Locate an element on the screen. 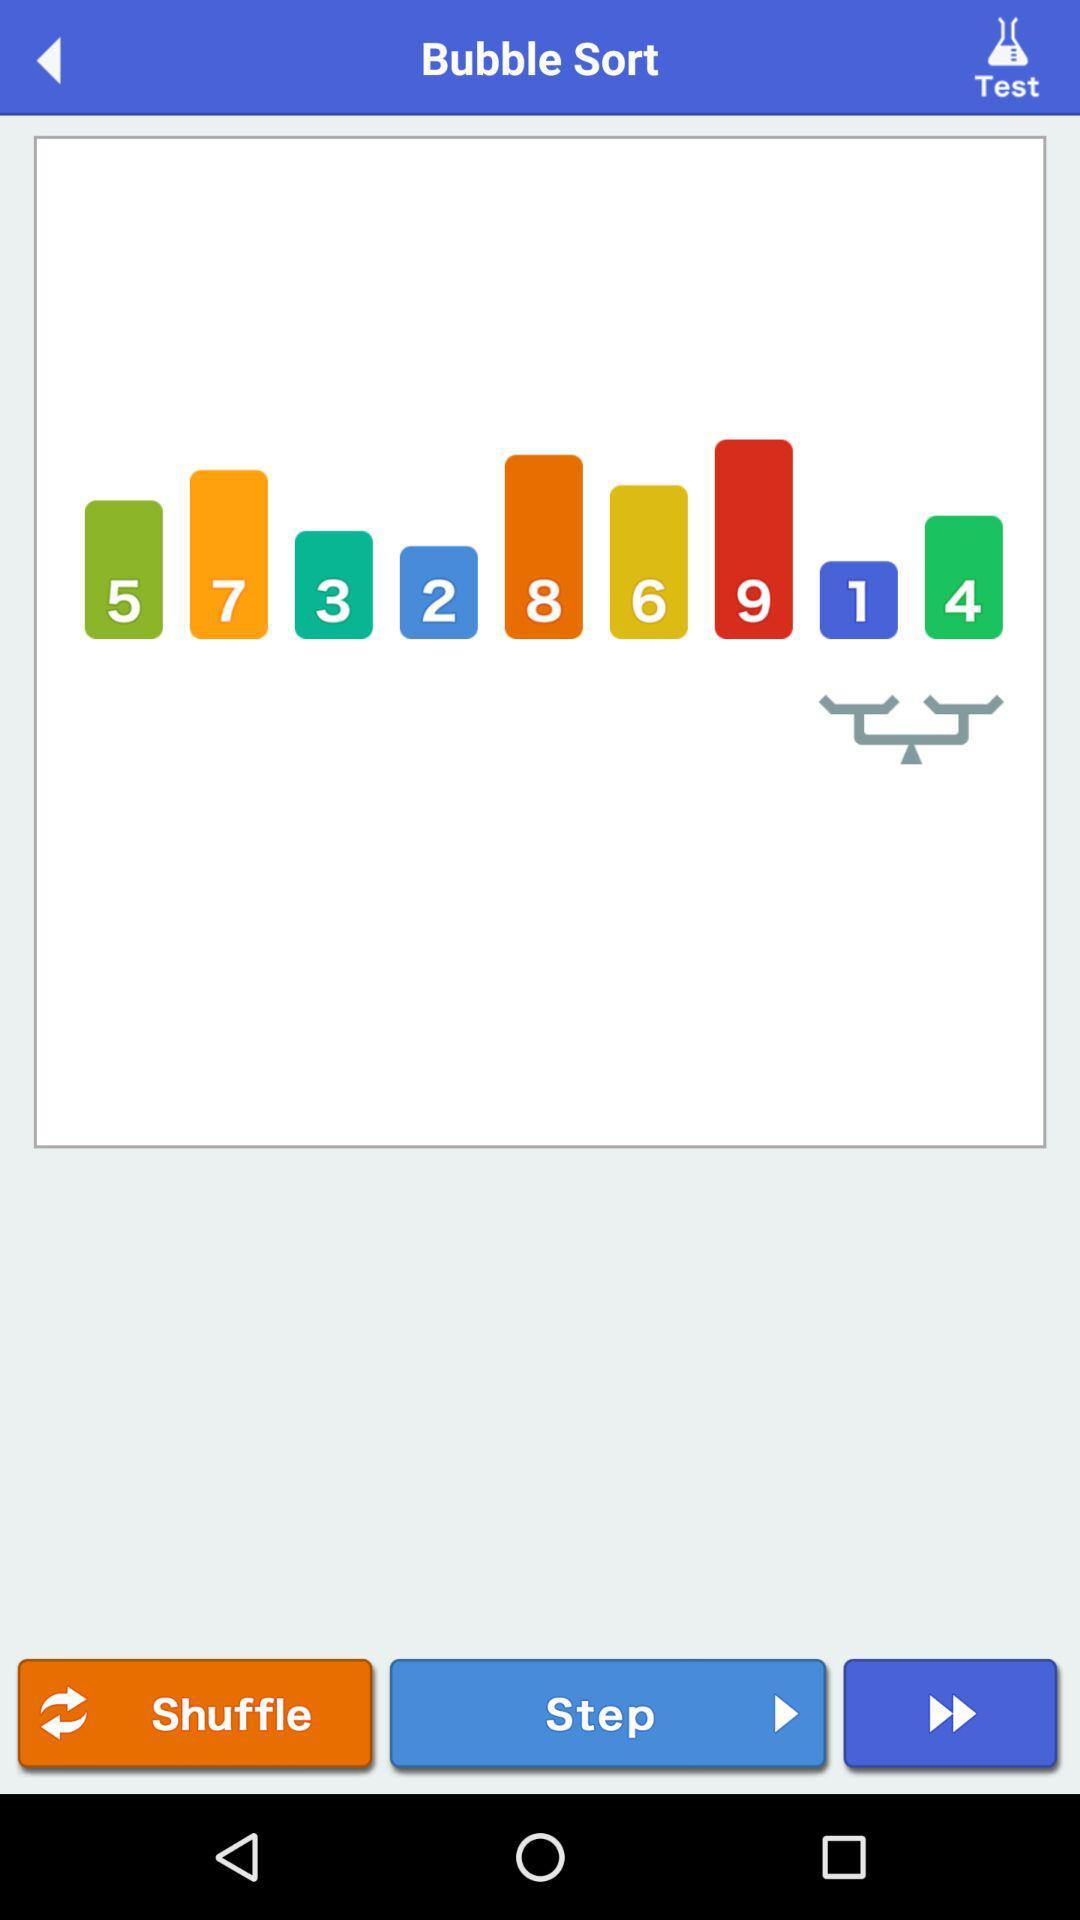 Image resolution: width=1080 pixels, height=1920 pixels. fast forward is located at coordinates (951, 1716).